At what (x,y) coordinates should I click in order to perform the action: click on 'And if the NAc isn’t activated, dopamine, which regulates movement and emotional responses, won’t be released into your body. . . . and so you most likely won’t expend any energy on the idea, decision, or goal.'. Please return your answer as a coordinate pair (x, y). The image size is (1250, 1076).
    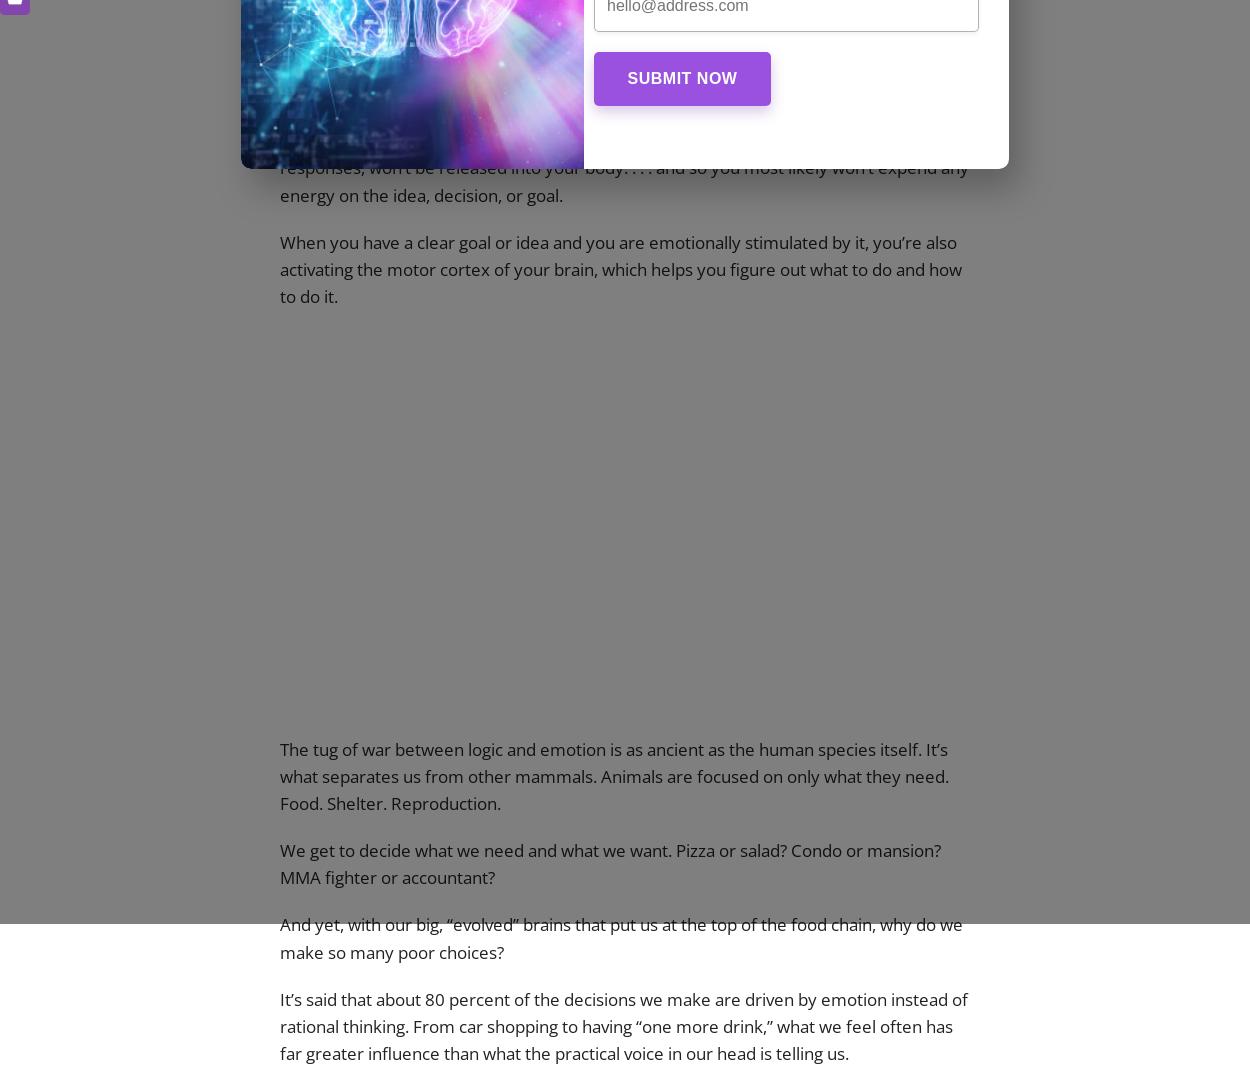
    Looking at the image, I should click on (623, 167).